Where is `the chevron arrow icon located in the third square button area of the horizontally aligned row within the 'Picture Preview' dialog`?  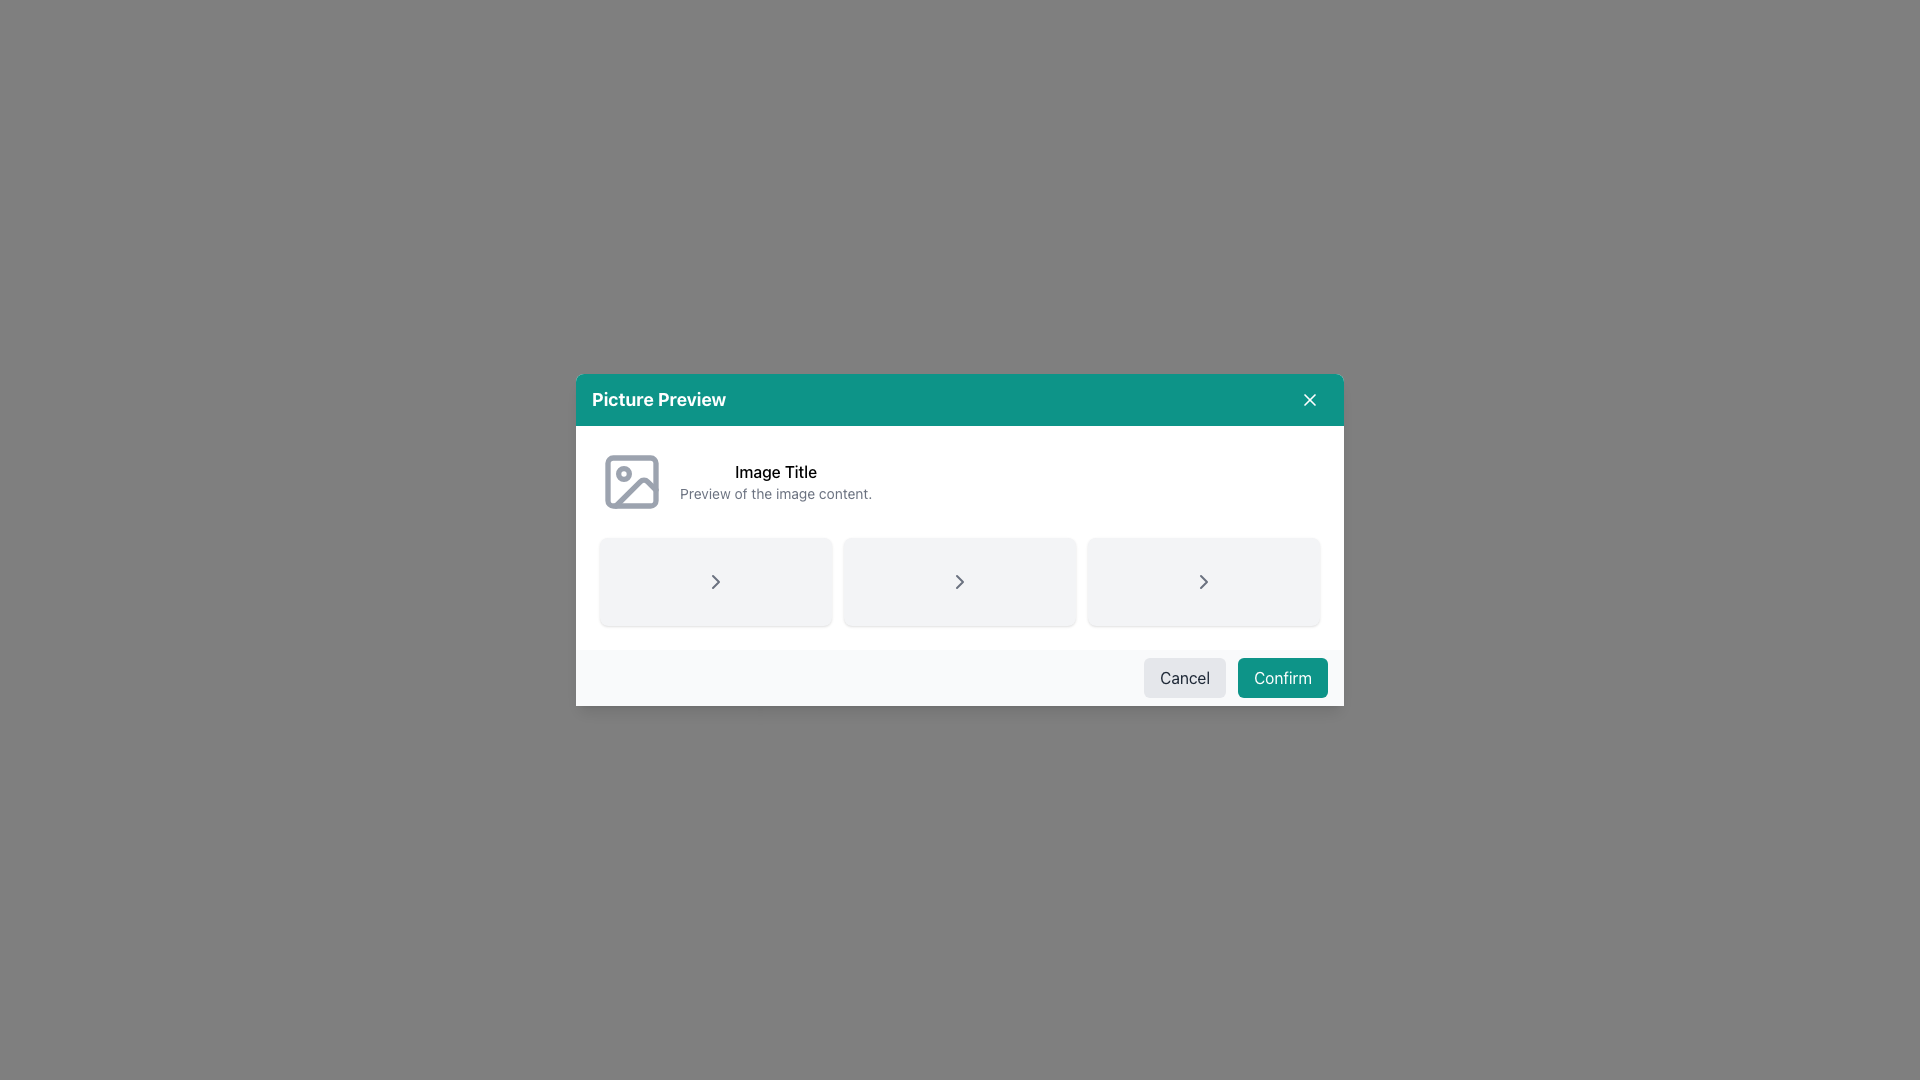 the chevron arrow icon located in the third square button area of the horizontally aligned row within the 'Picture Preview' dialog is located at coordinates (1203, 582).